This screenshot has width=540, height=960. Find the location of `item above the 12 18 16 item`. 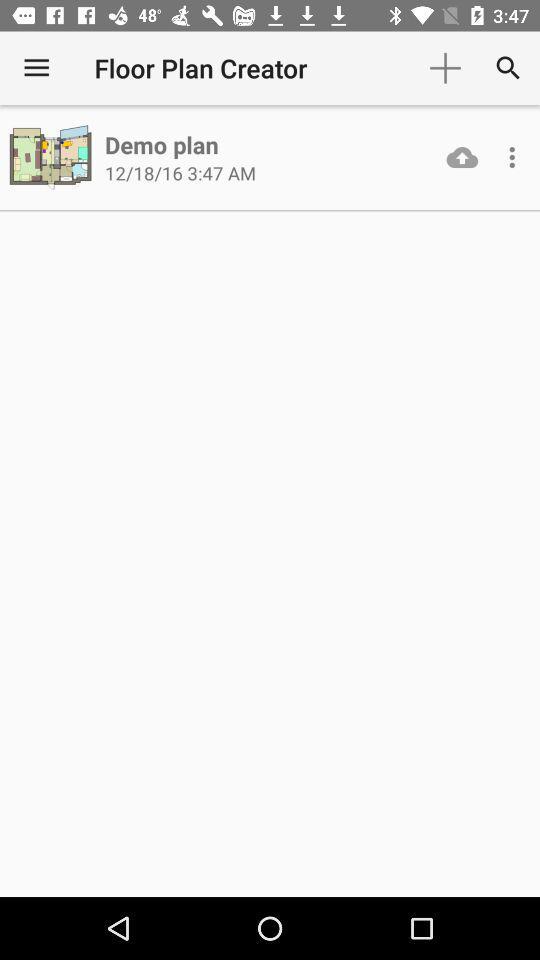

item above the 12 18 16 item is located at coordinates (160, 143).